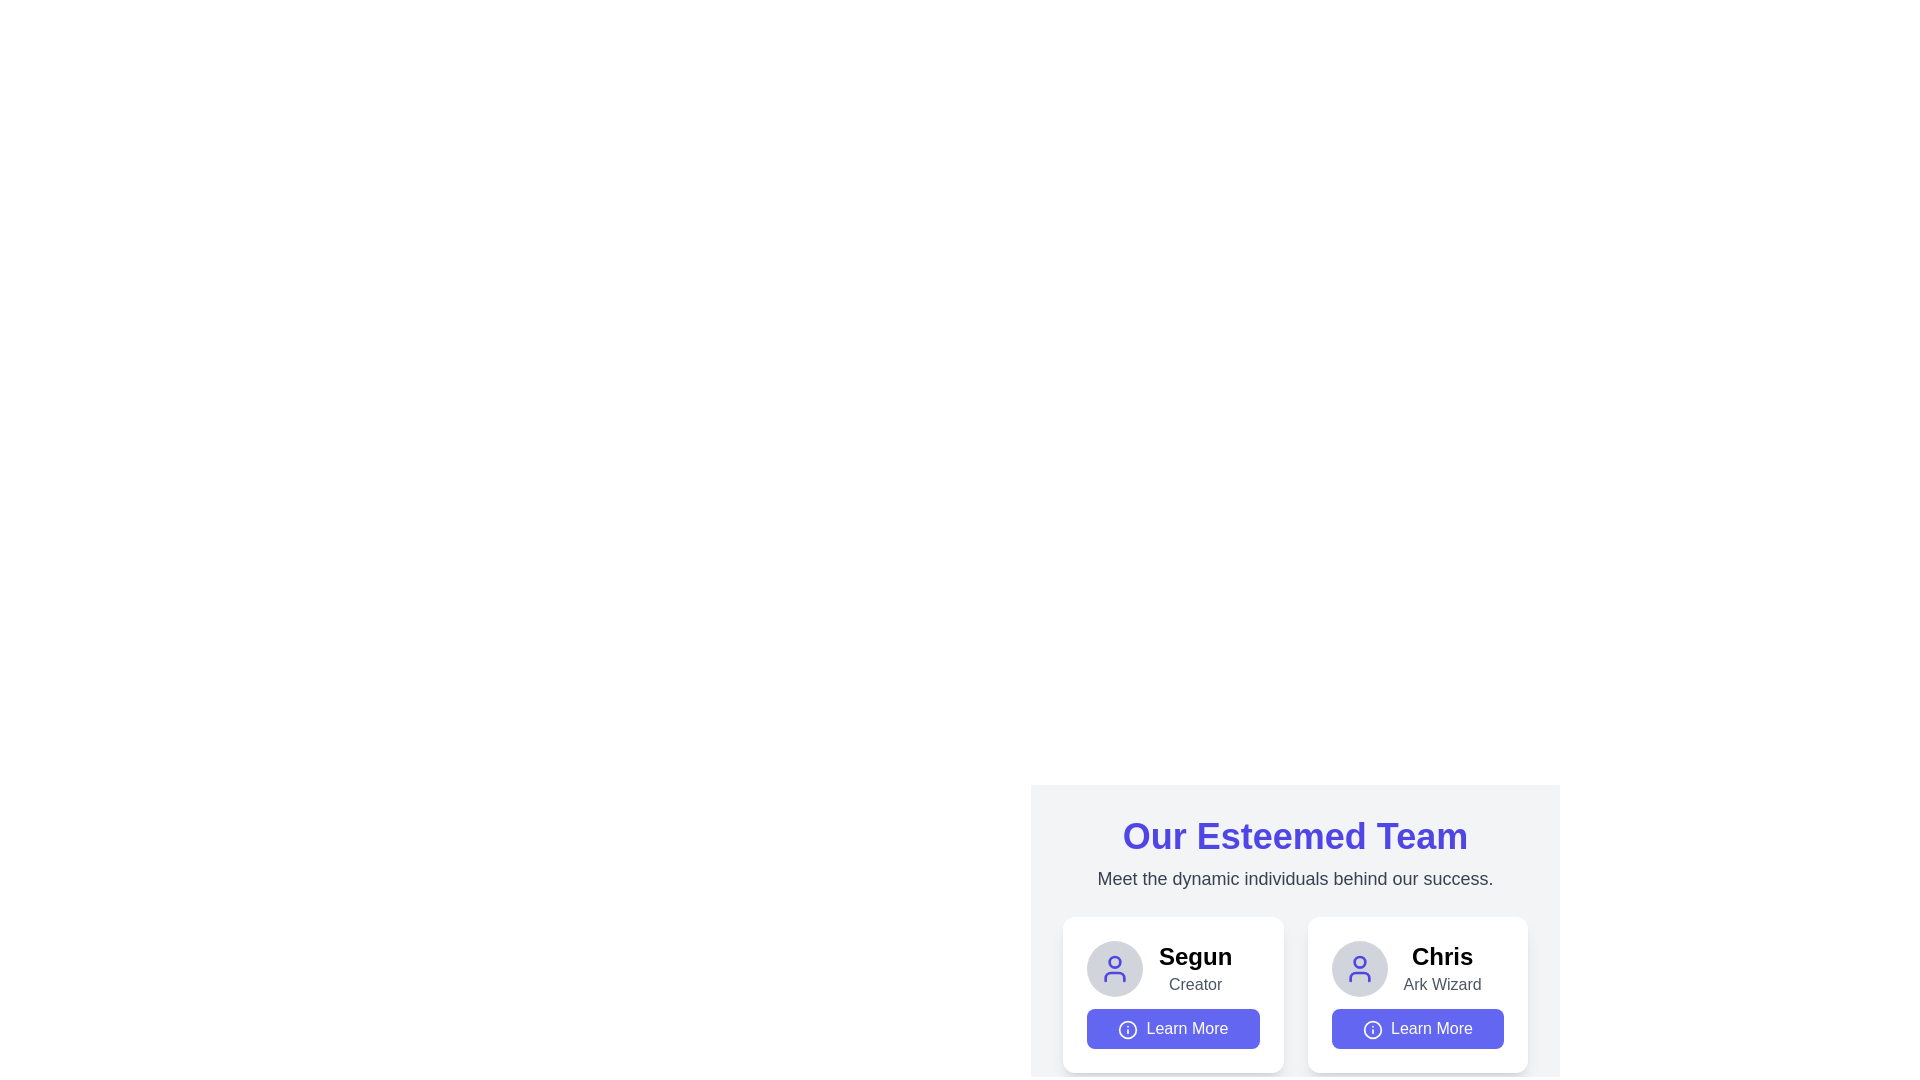 The image size is (1920, 1080). I want to click on the text label displaying 'Segun', which is styled in bold and large font and is located above the text 'Creator' within a profile card on the left side of the interface, so click(1195, 955).